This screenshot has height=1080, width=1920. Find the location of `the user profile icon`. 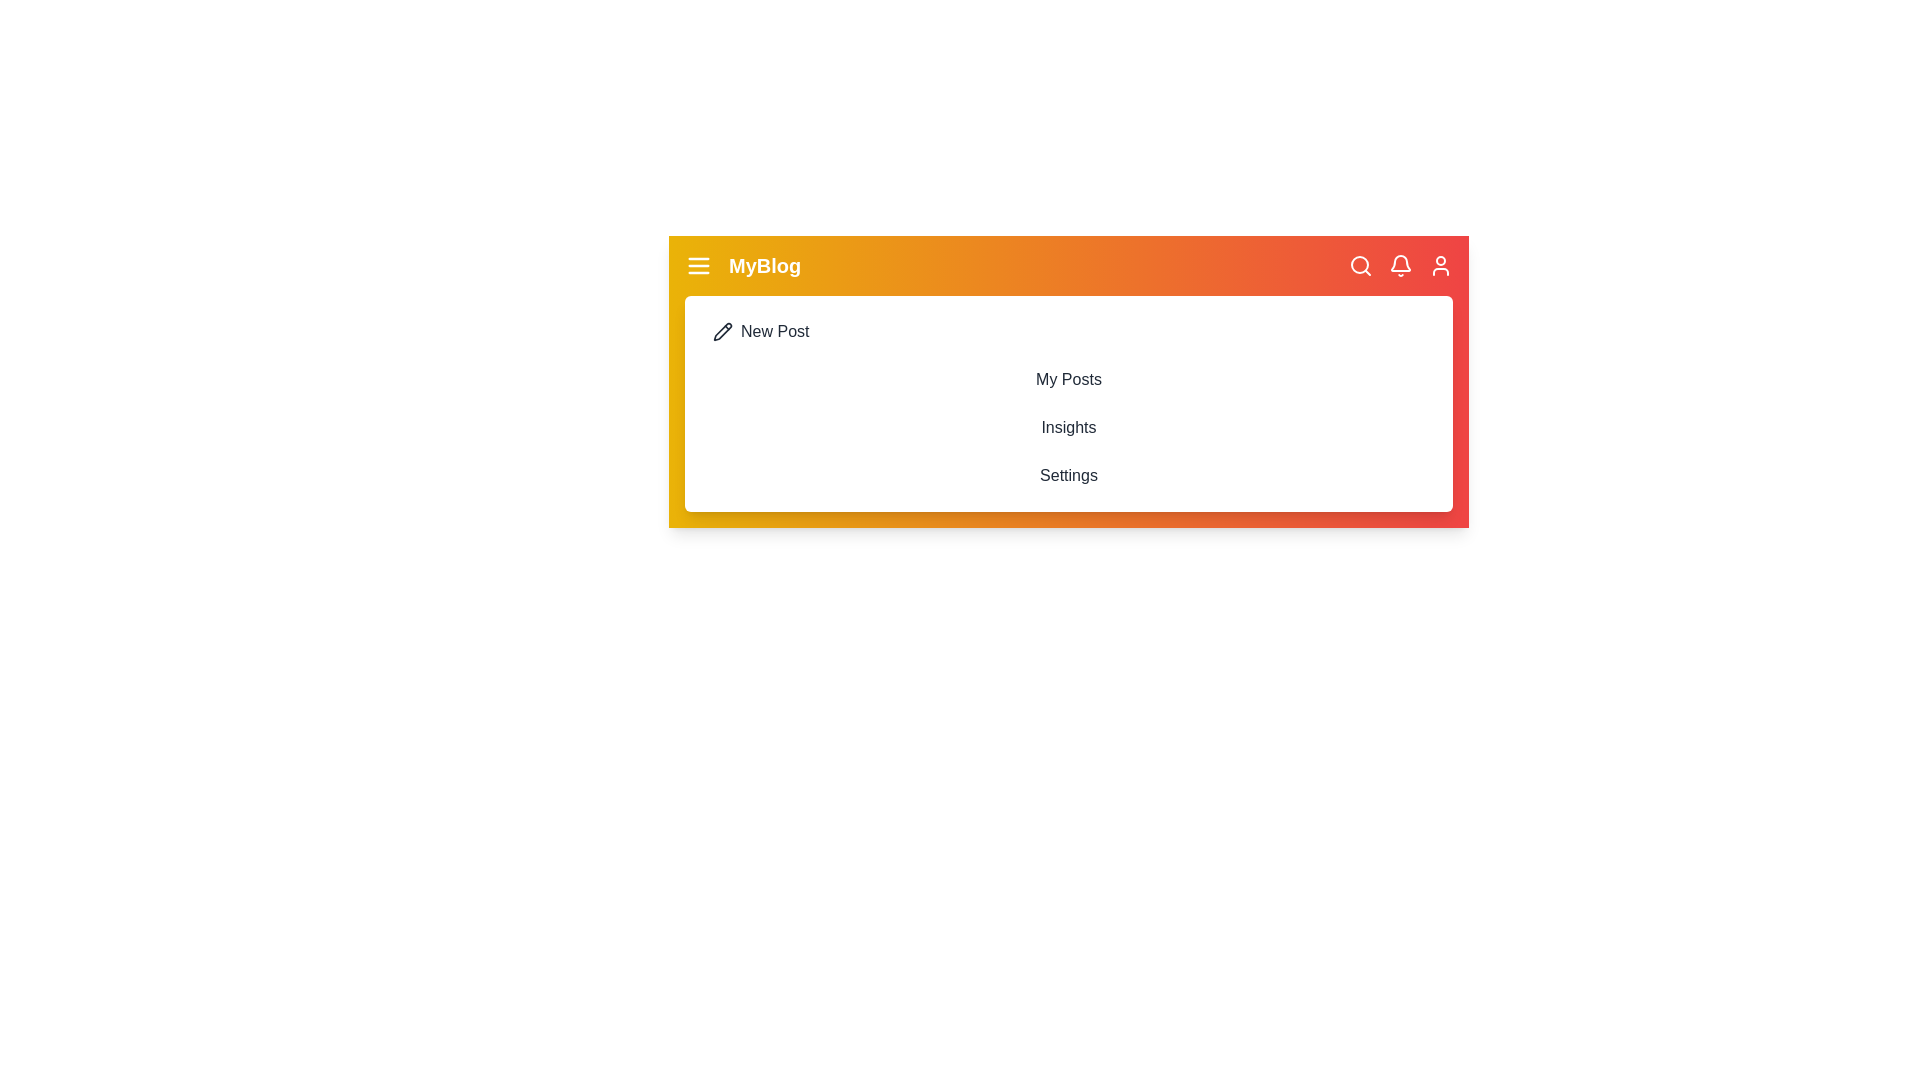

the user profile icon is located at coordinates (1440, 265).